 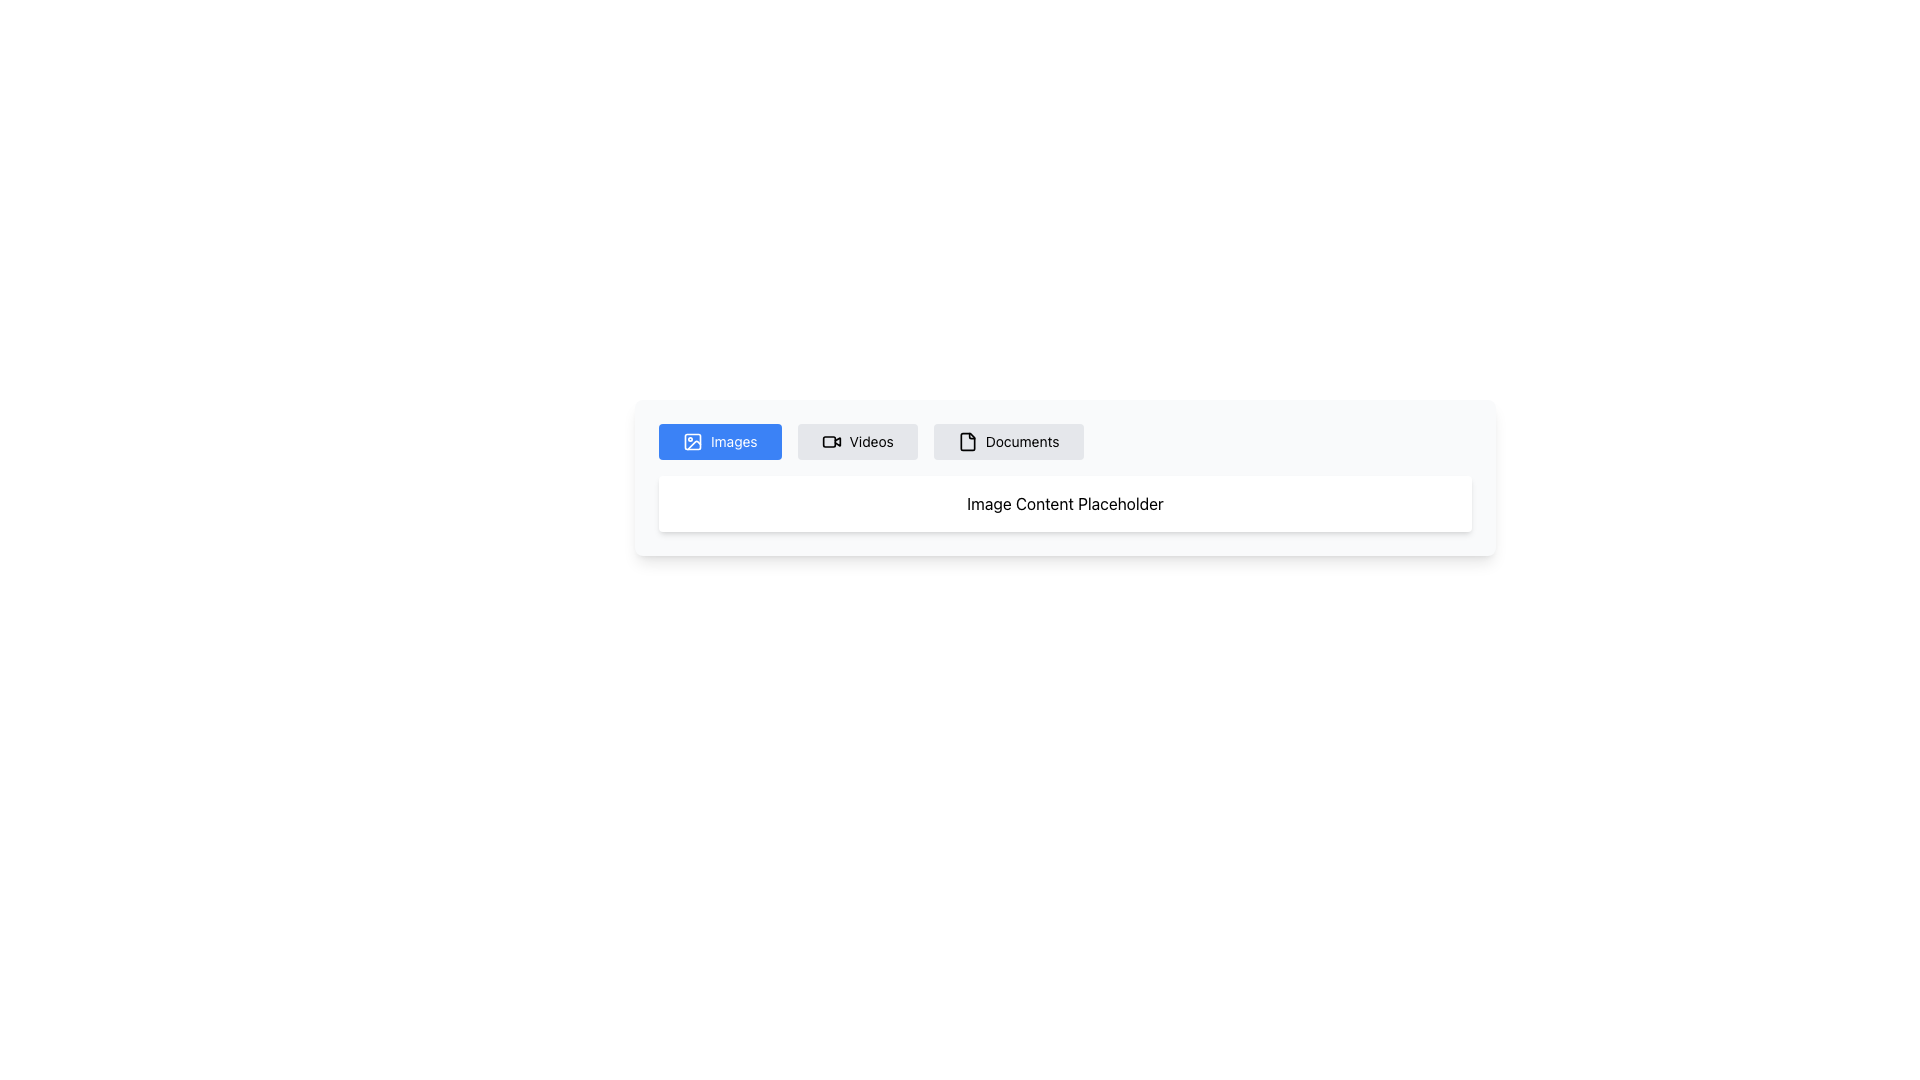 What do you see at coordinates (1064, 503) in the screenshot?
I see `the text placeholder inside the rectangular field that indicates it will display image-related content` at bounding box center [1064, 503].